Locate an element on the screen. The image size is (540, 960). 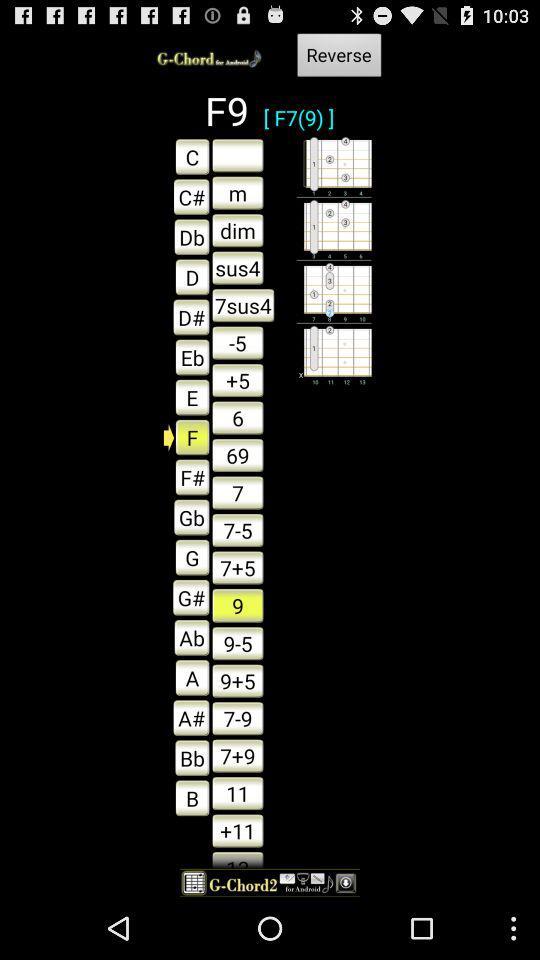
the imge beside 7sus4 text is located at coordinates (334, 291).